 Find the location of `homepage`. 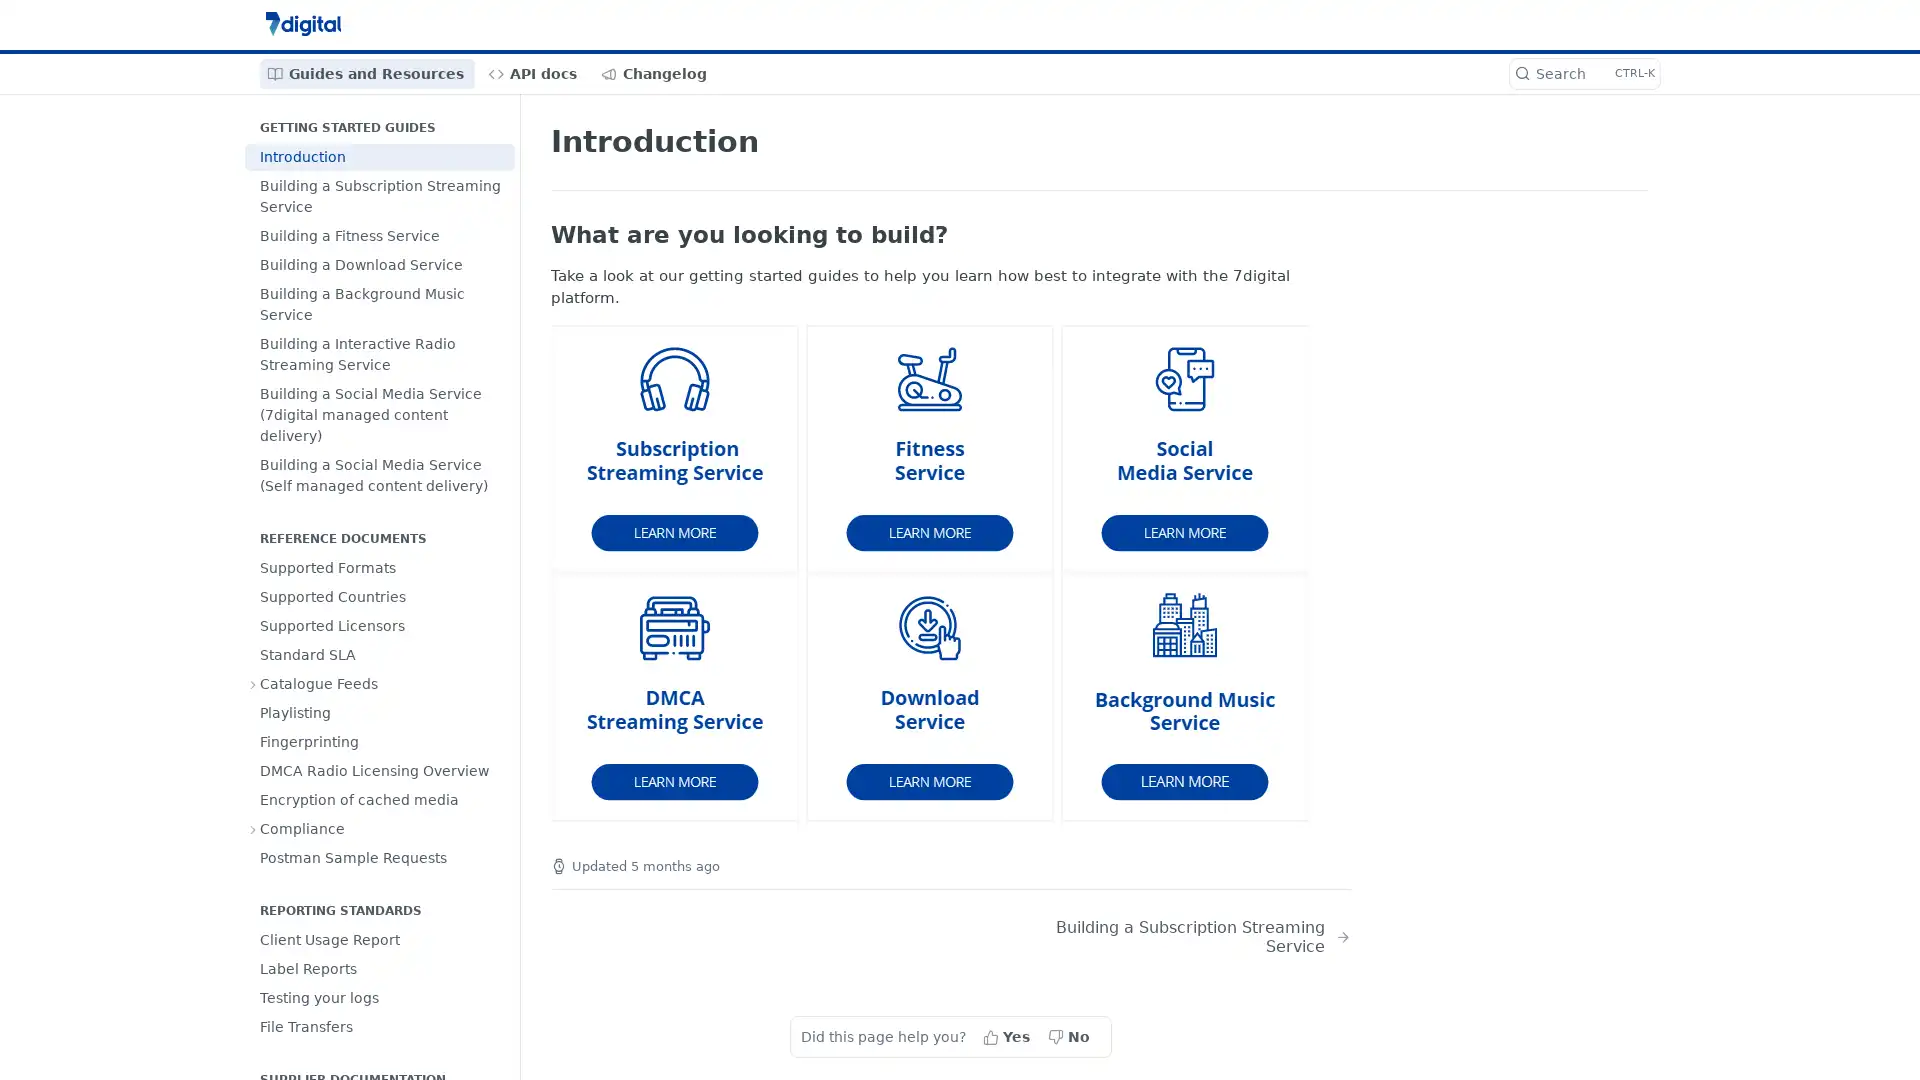

homepage is located at coordinates (1185, 696).